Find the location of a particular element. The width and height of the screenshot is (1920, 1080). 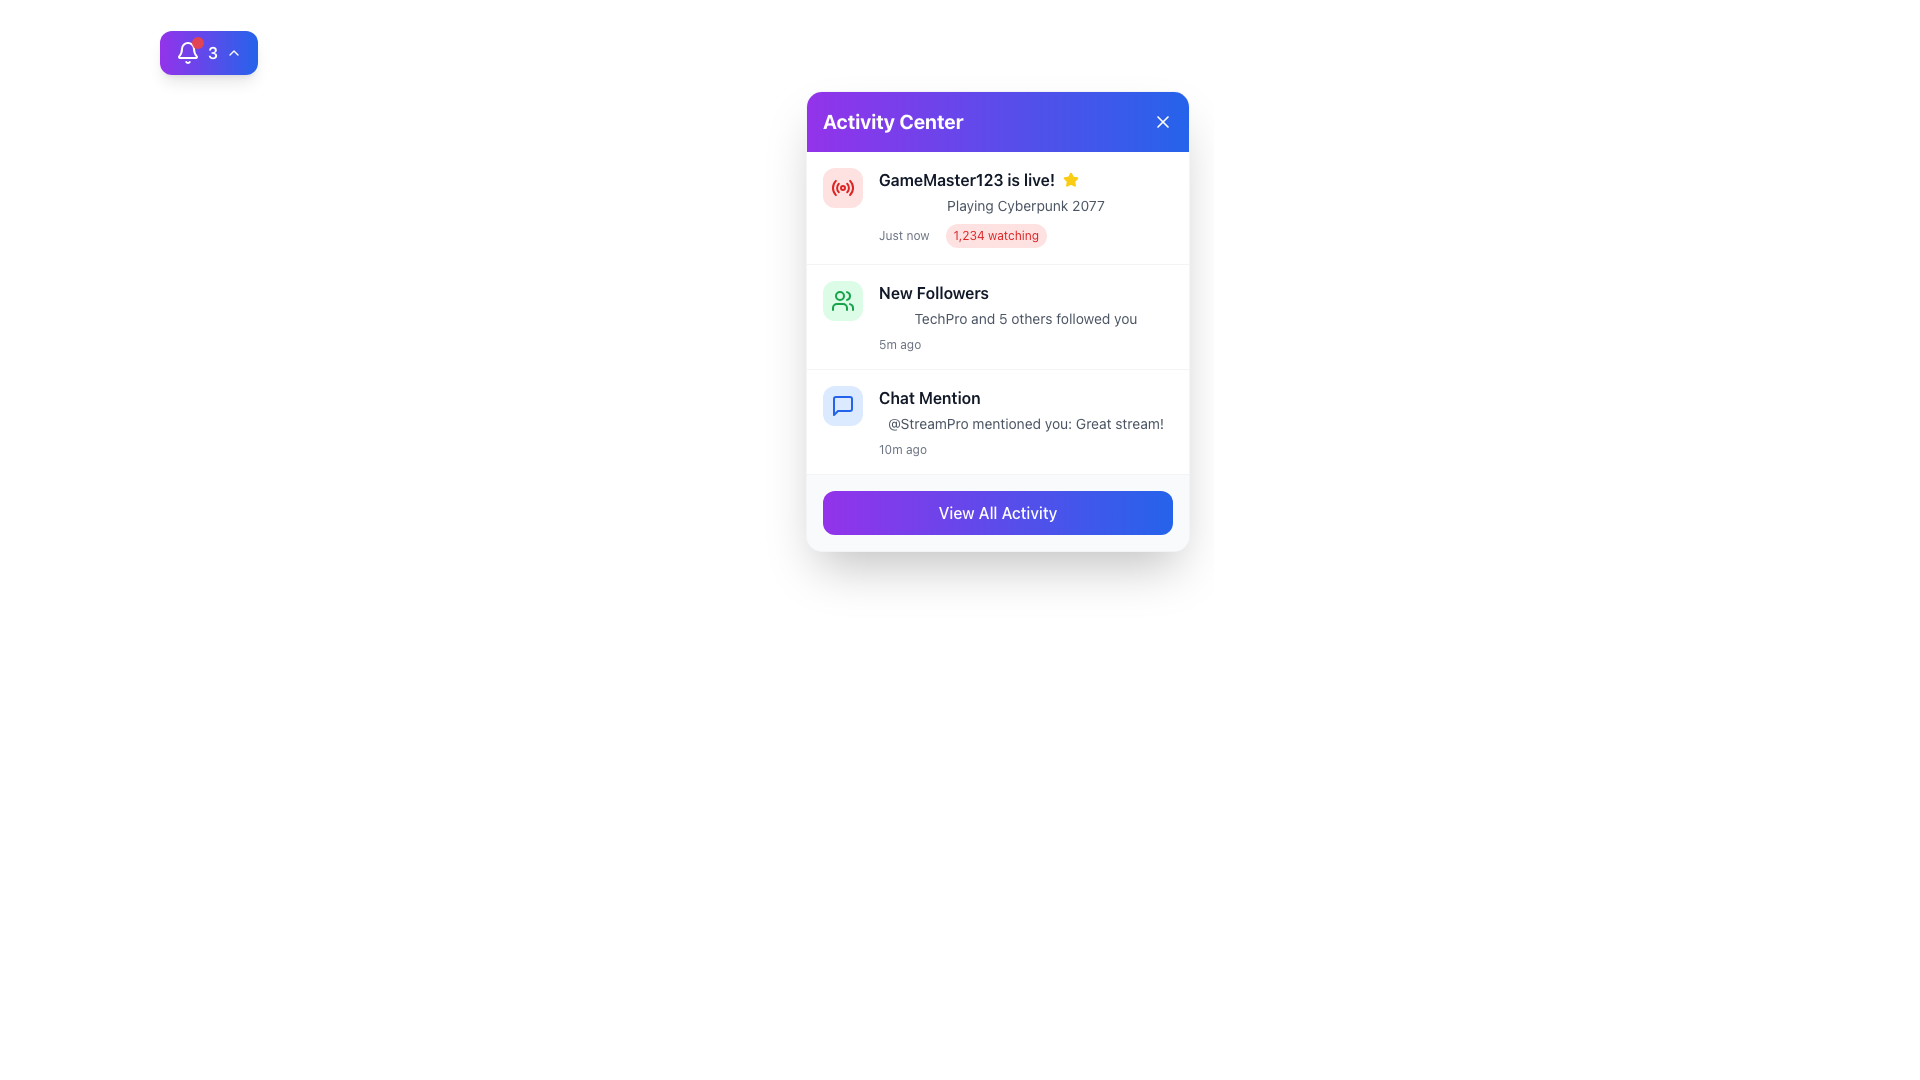

the third notification block in the 'Activity Center' panel, which features a blue chat bubble icon, a title 'Chat Mention', a description '@StreamPro mentioned you: Great stream!', and a time indication '10m ago' is located at coordinates (998, 420).